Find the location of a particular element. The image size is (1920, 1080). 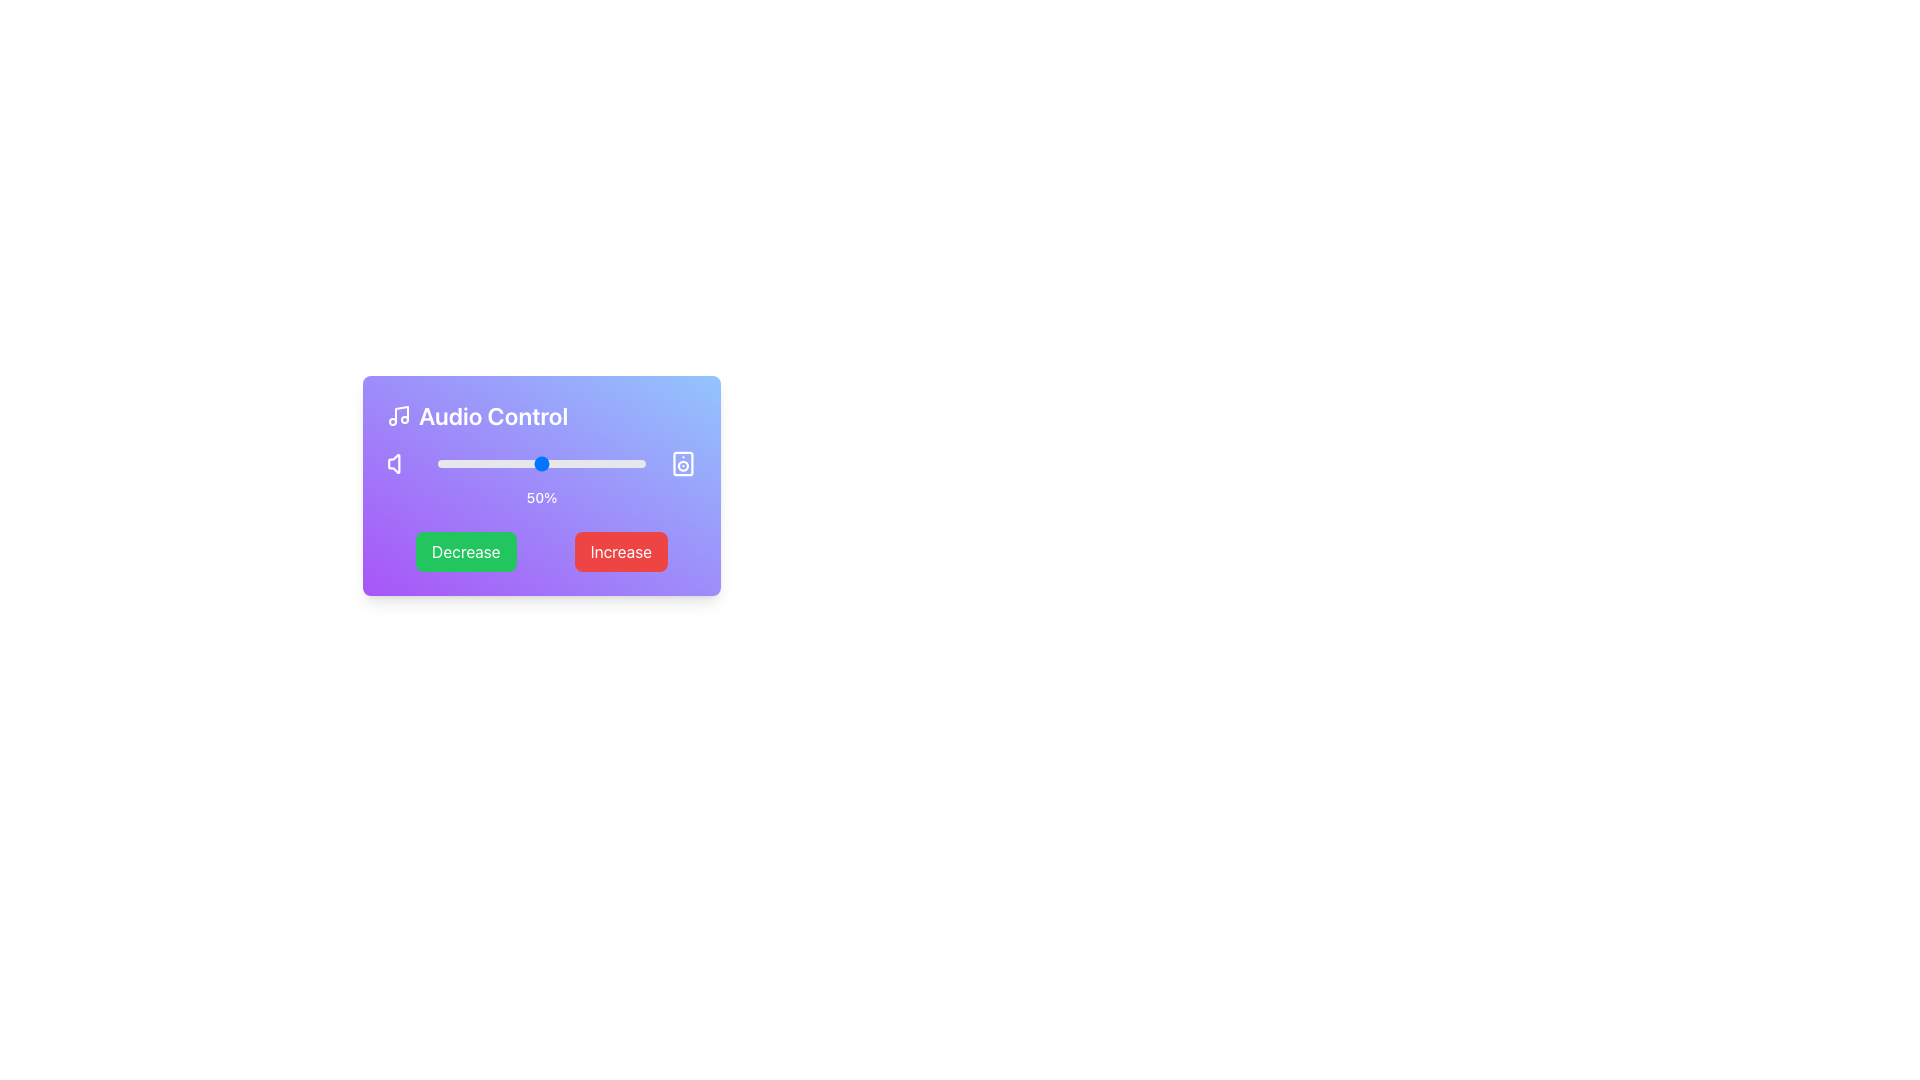

the green 'Decrease' button is located at coordinates (465, 551).